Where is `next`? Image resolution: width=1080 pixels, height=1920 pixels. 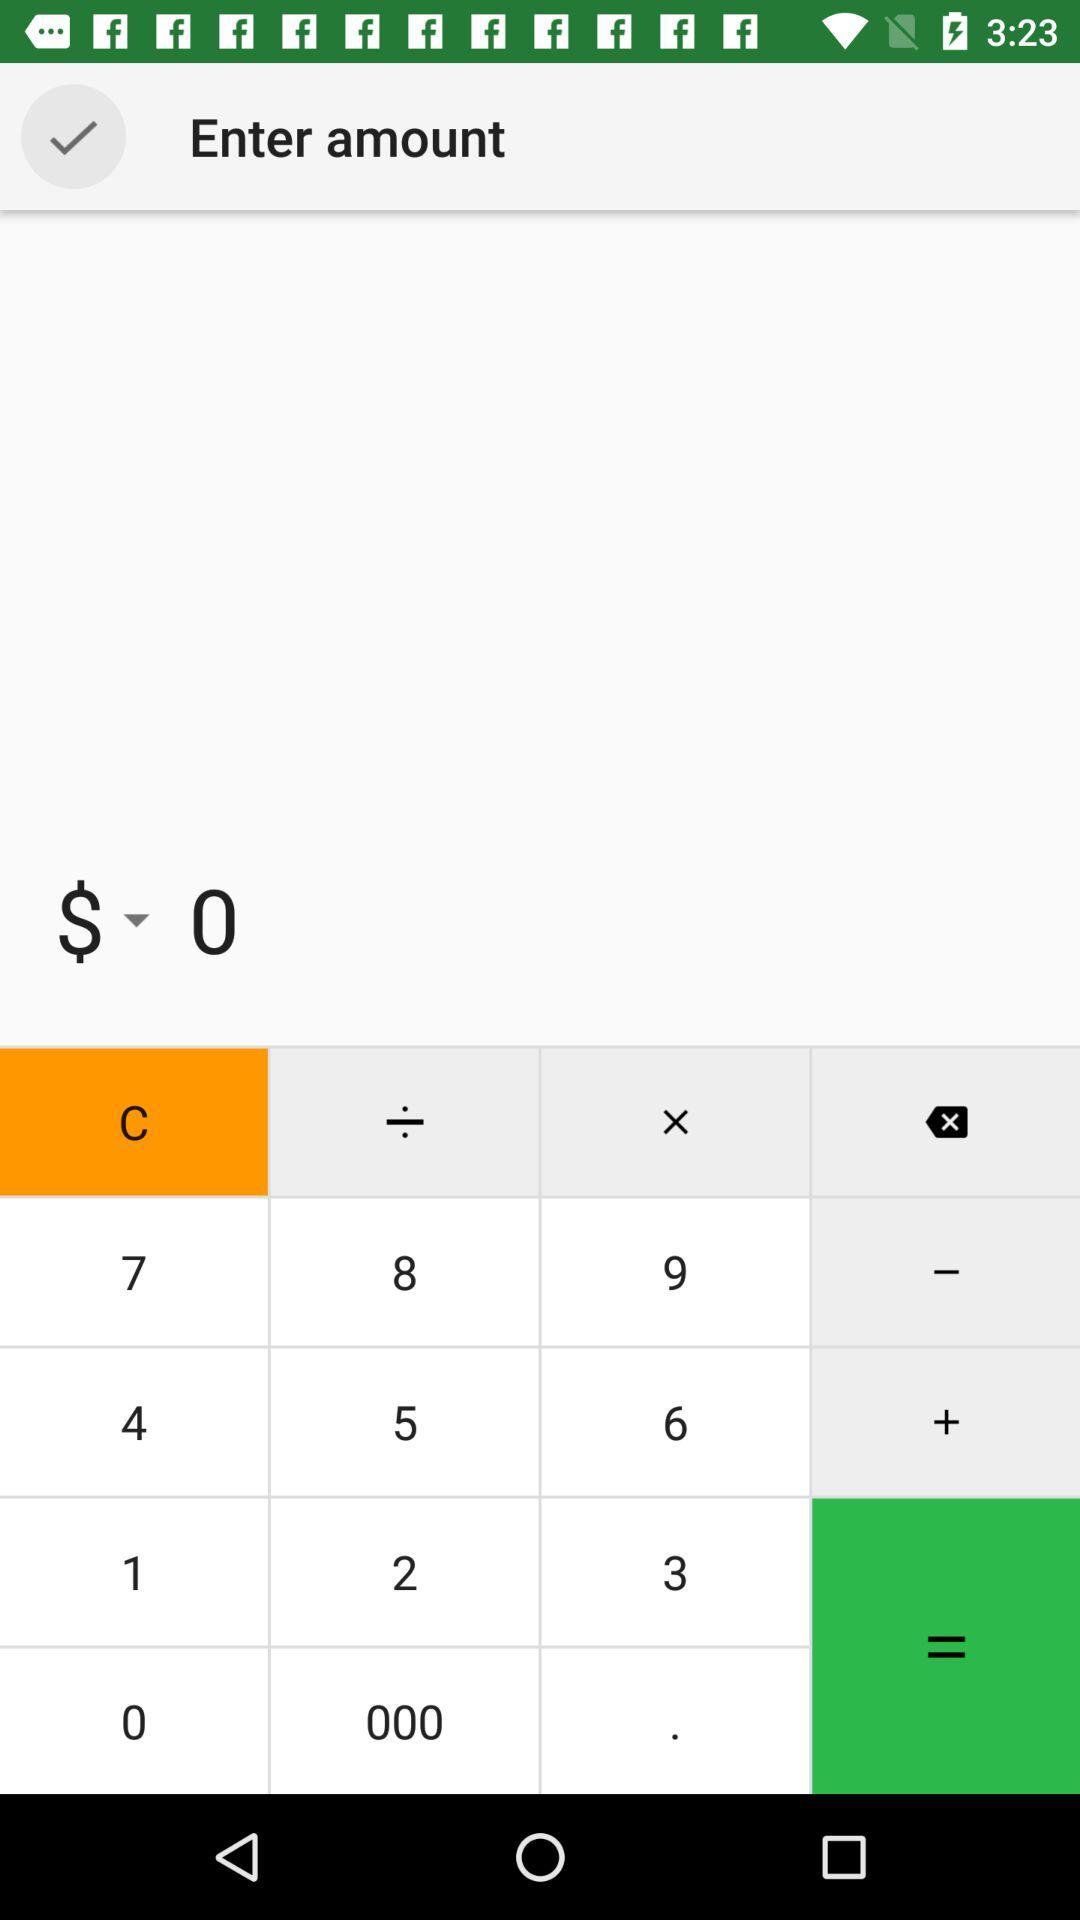
next is located at coordinates (72, 135).